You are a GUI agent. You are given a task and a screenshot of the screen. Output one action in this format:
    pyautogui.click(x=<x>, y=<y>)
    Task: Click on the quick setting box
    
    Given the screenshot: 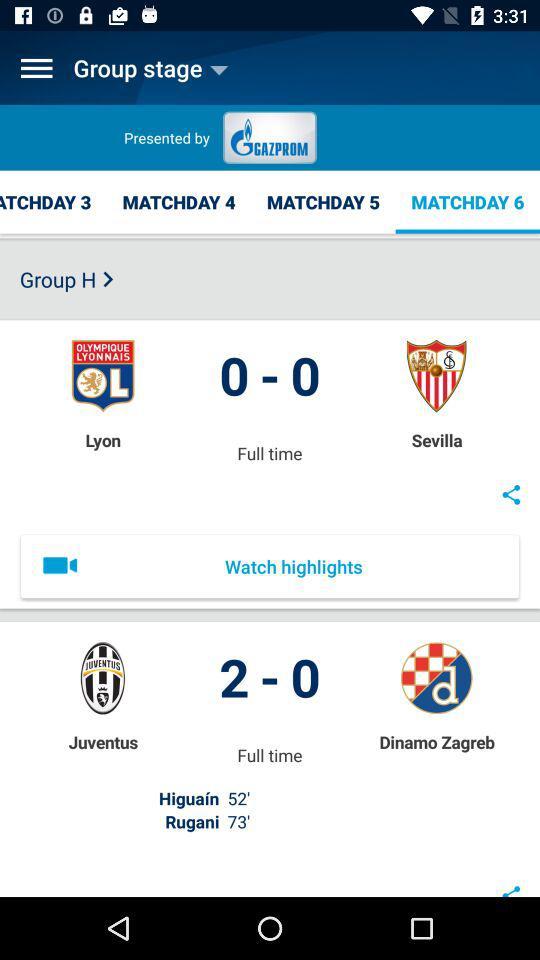 What is the action you would take?
    pyautogui.click(x=36, y=68)
    